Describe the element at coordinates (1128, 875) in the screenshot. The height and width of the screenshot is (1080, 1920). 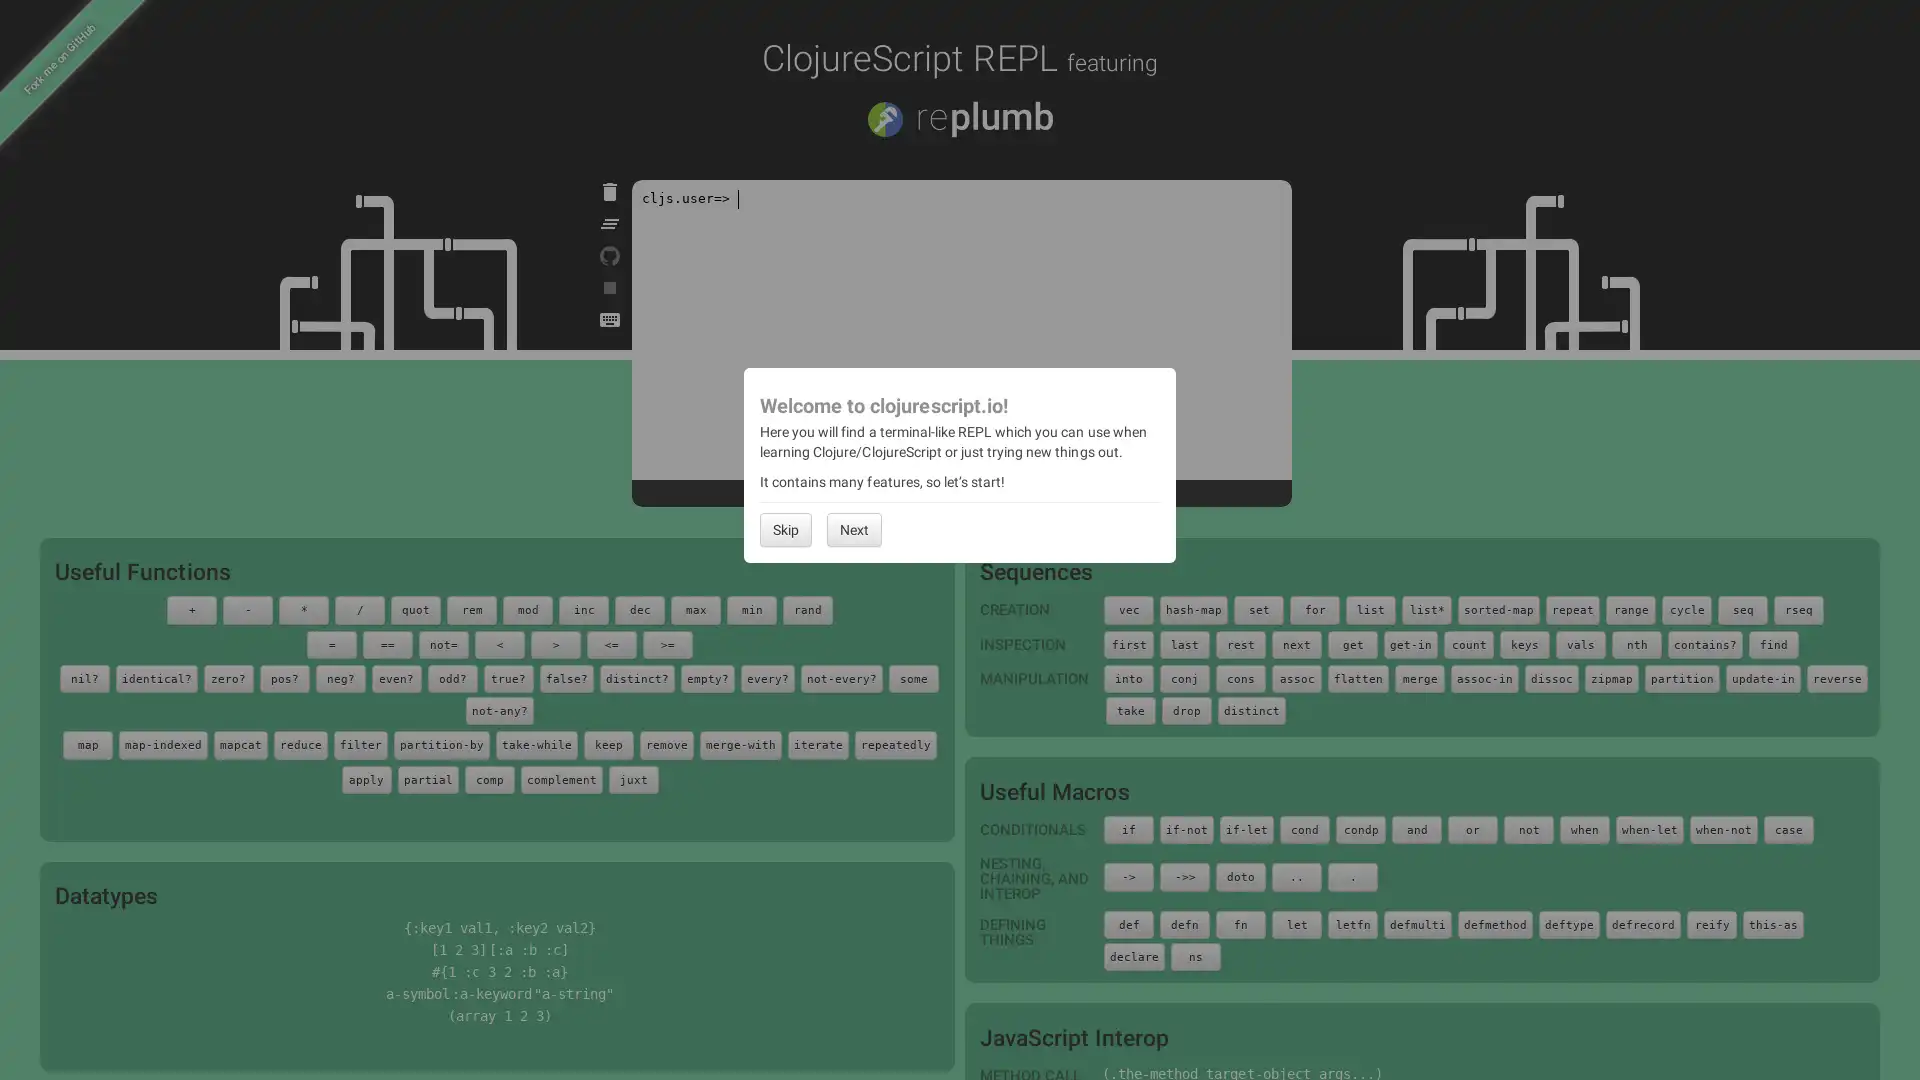
I see `->` at that location.